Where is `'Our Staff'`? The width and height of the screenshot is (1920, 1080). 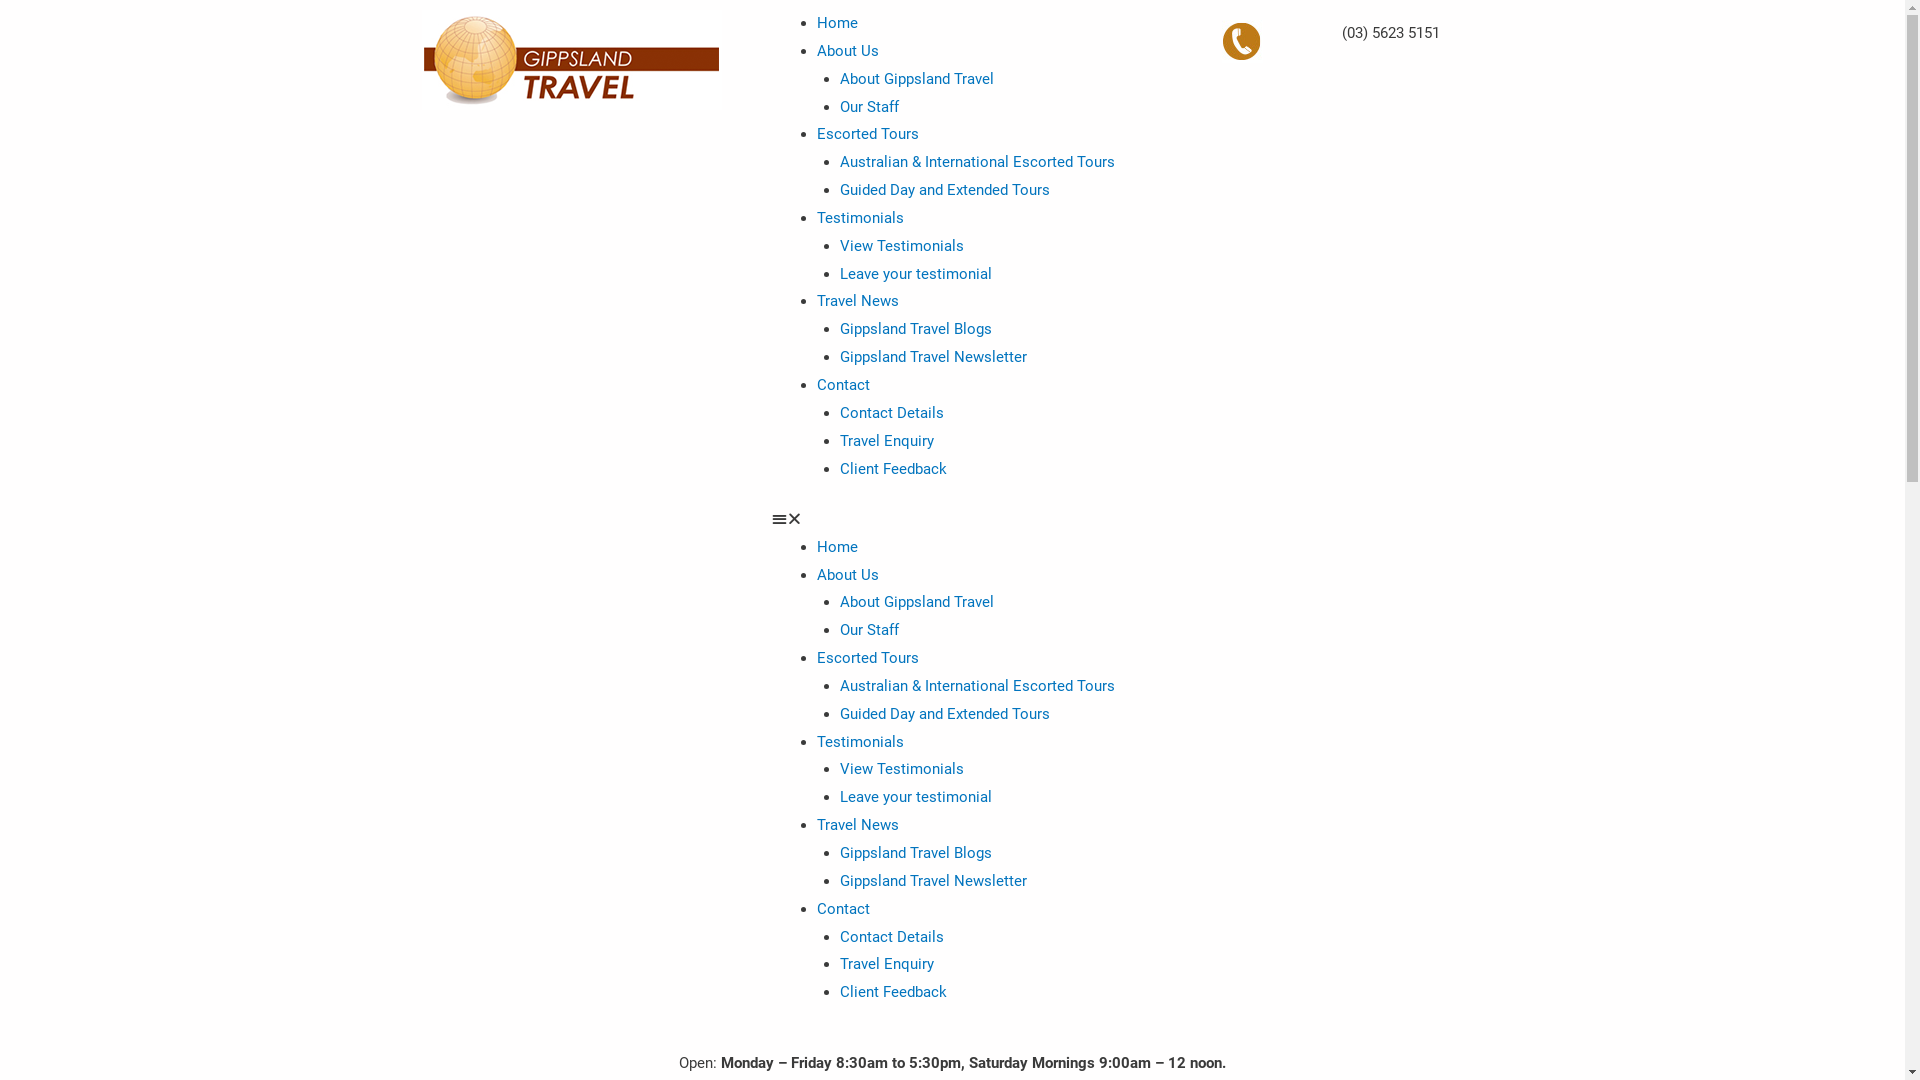
'Our Staff' is located at coordinates (869, 628).